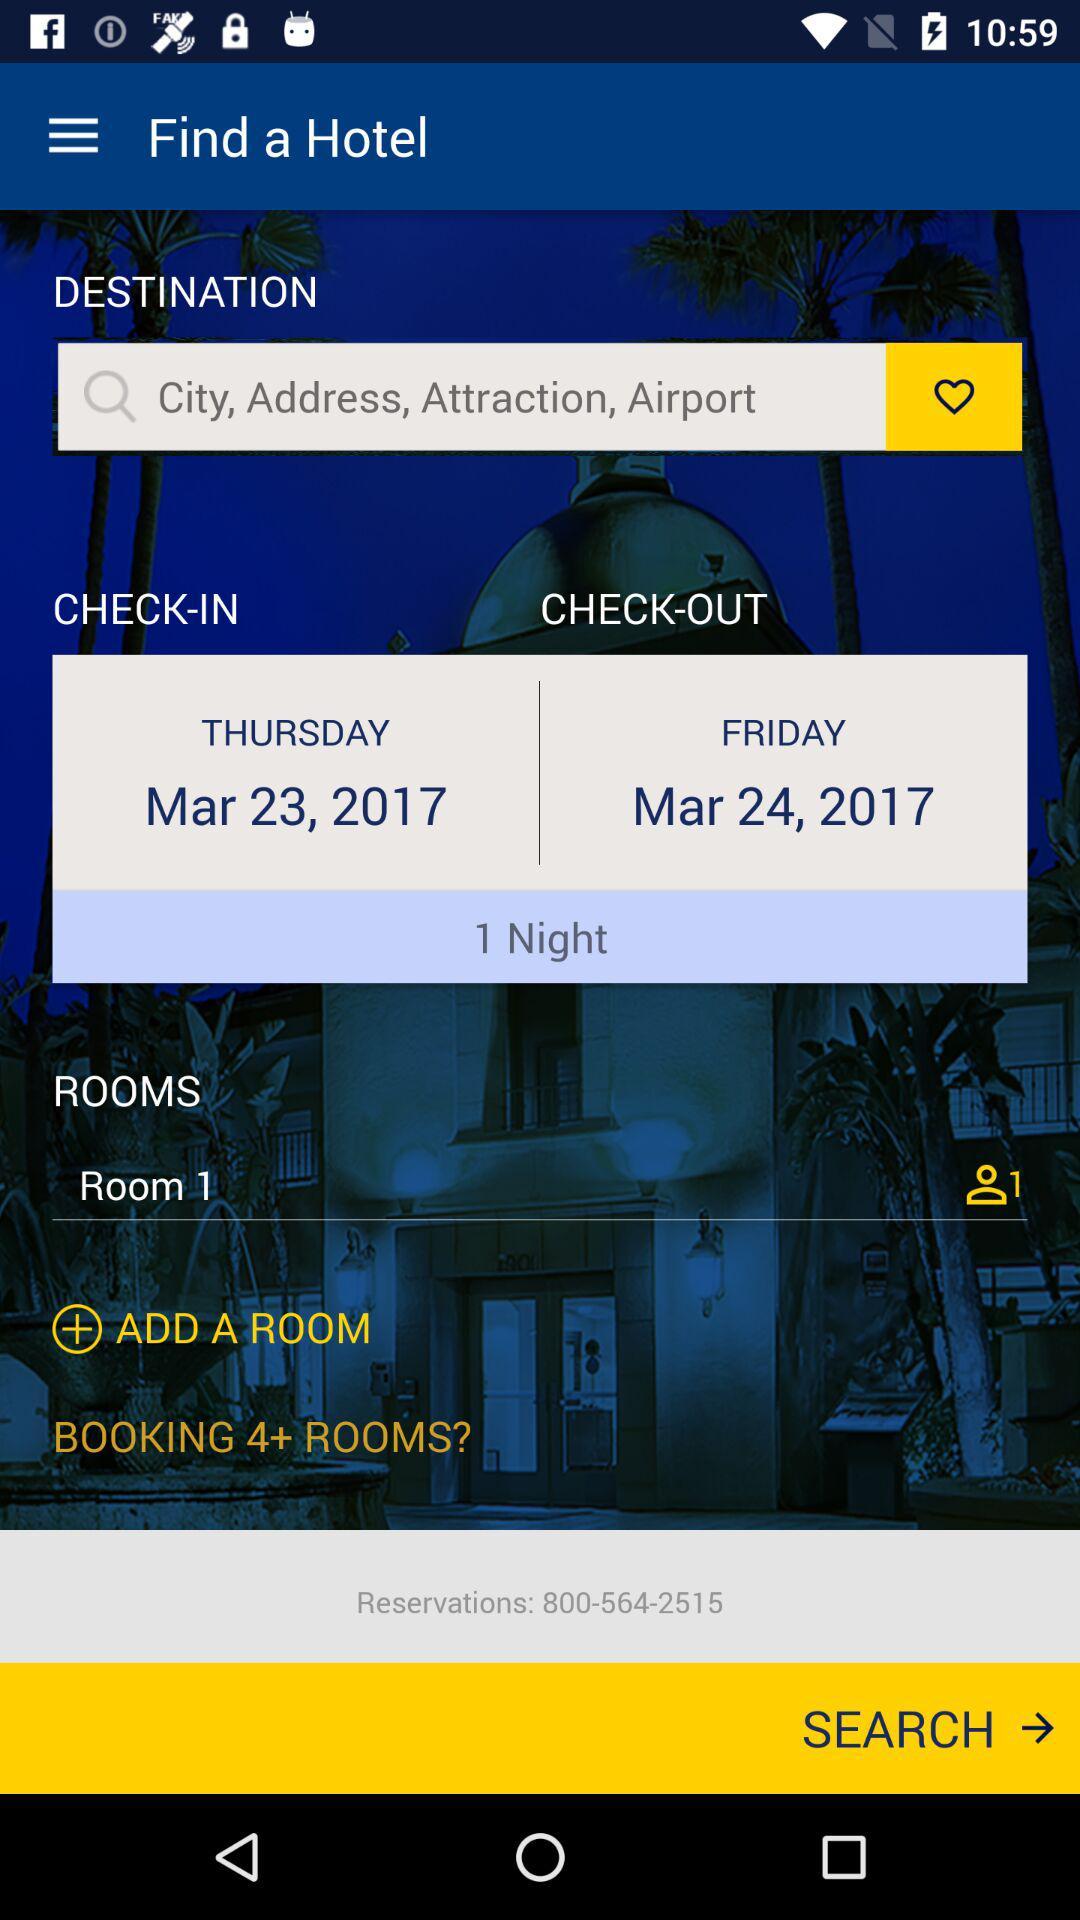 This screenshot has height=1920, width=1080. What do you see at coordinates (510, 396) in the screenshot?
I see `search option` at bounding box center [510, 396].